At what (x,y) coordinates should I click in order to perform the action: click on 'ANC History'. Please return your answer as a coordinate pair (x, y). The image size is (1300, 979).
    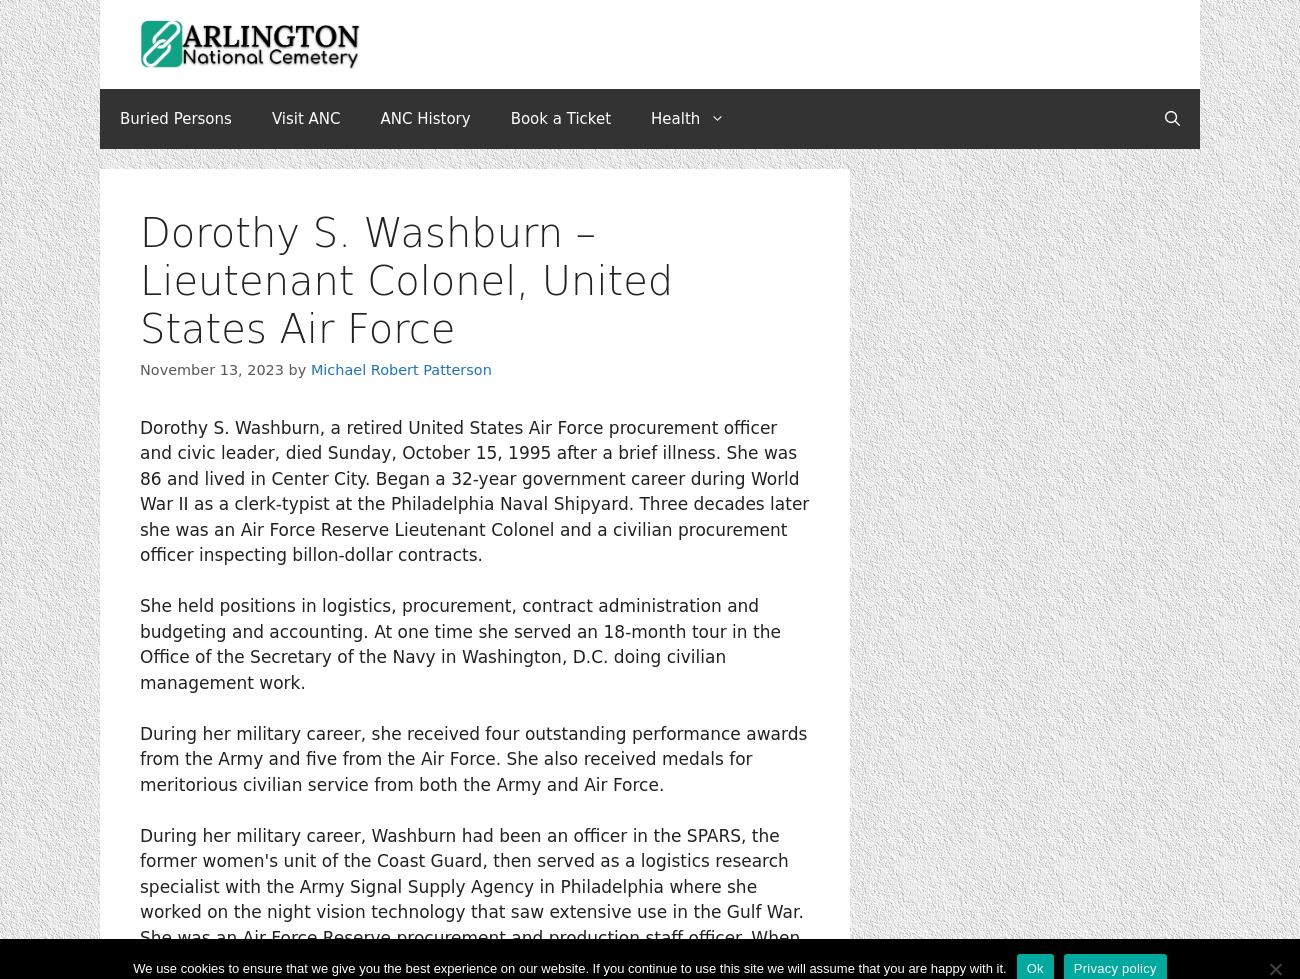
    Looking at the image, I should click on (424, 119).